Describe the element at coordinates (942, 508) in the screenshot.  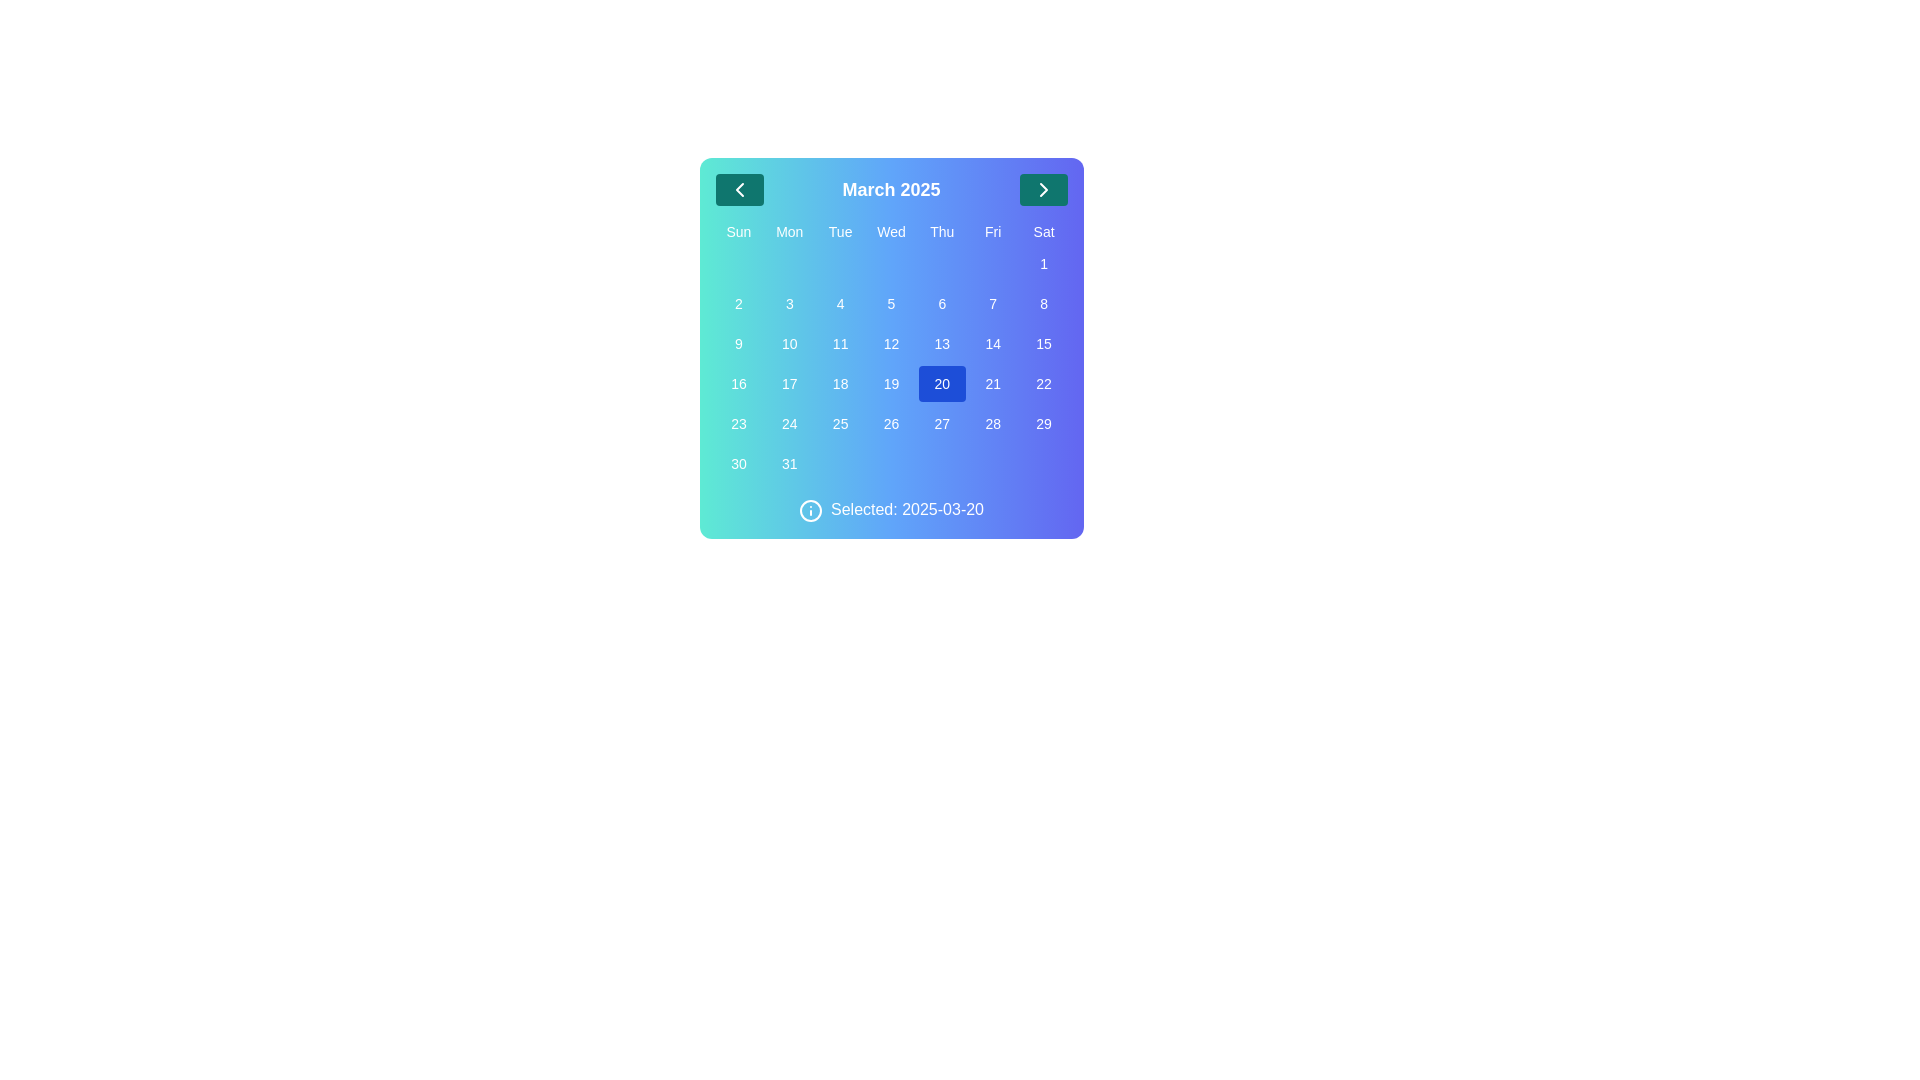
I see `displayed date '2025-03-20' from the text label styled with medium font weight on a gradient background, located below the calendar interface and to the right of the information icon` at that location.